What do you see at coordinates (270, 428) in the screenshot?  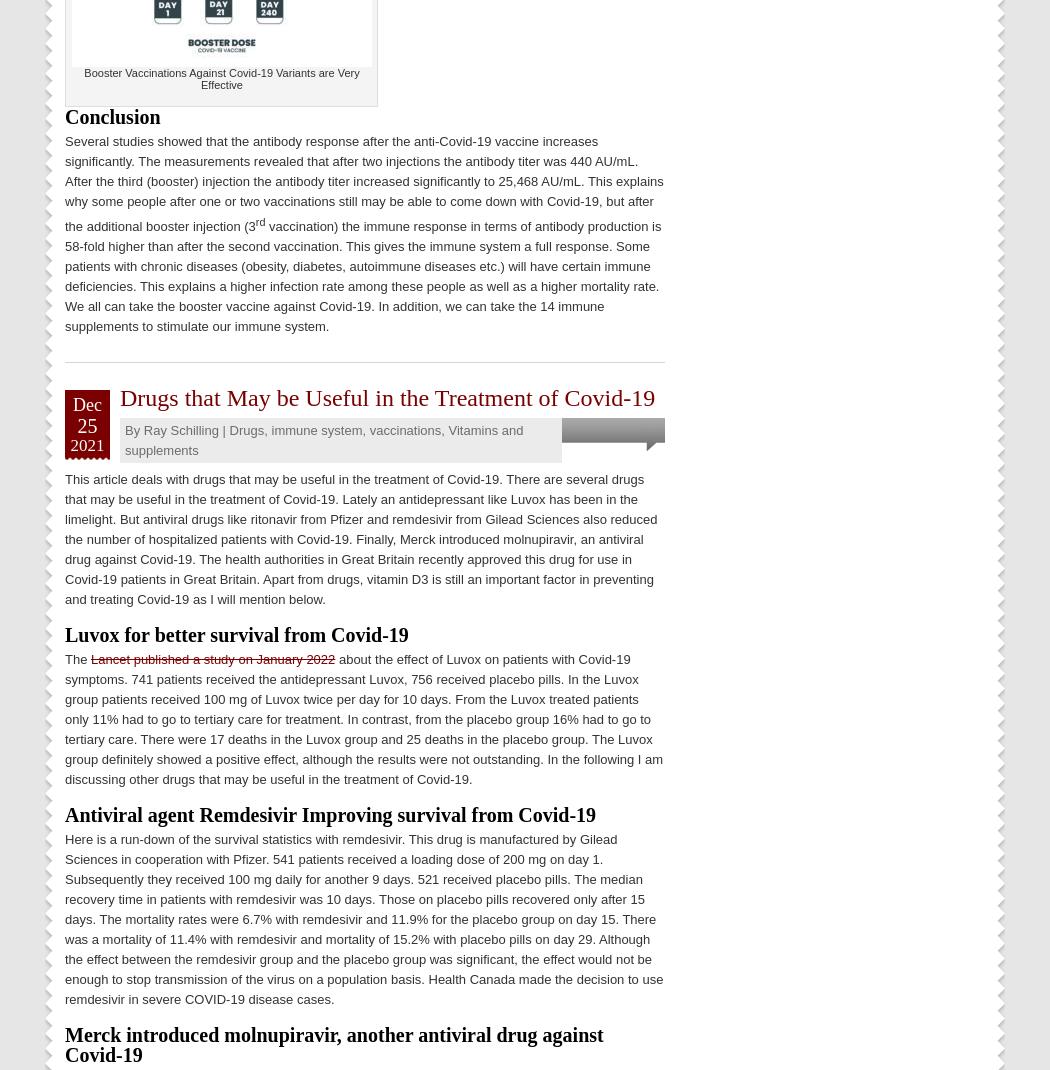 I see `'immune system'` at bounding box center [270, 428].